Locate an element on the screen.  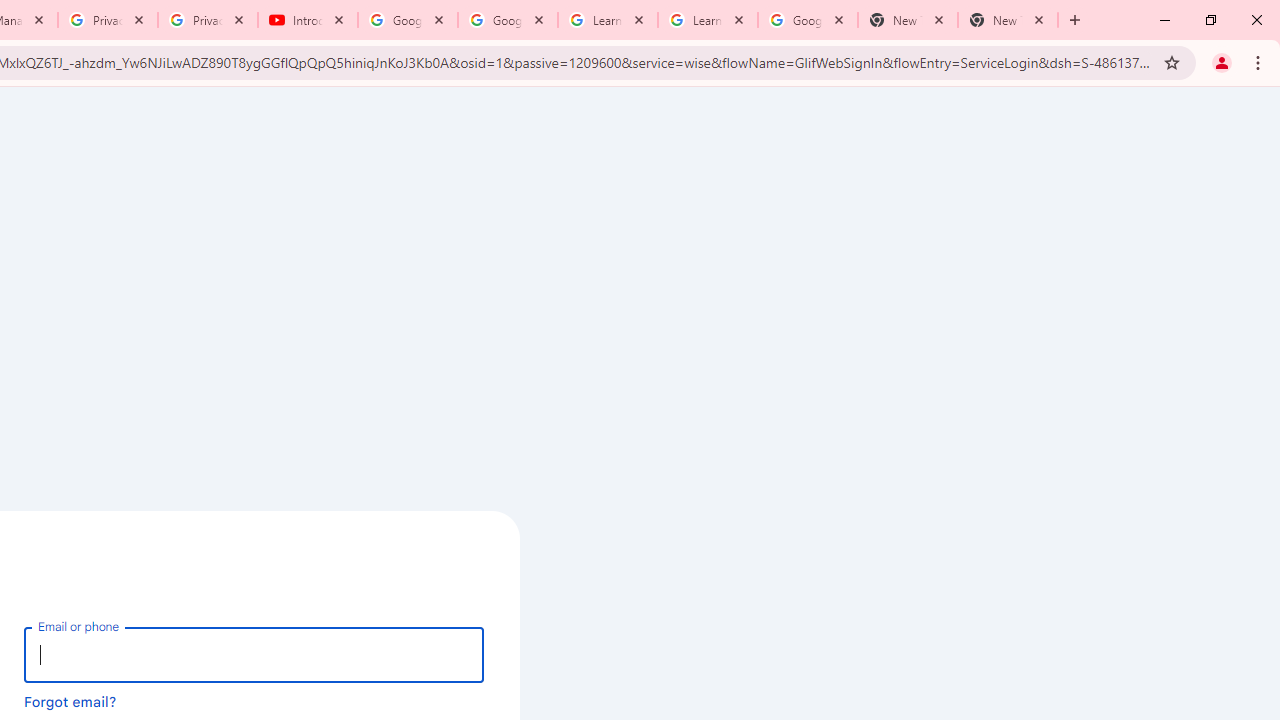
'New Tab' is located at coordinates (1008, 20).